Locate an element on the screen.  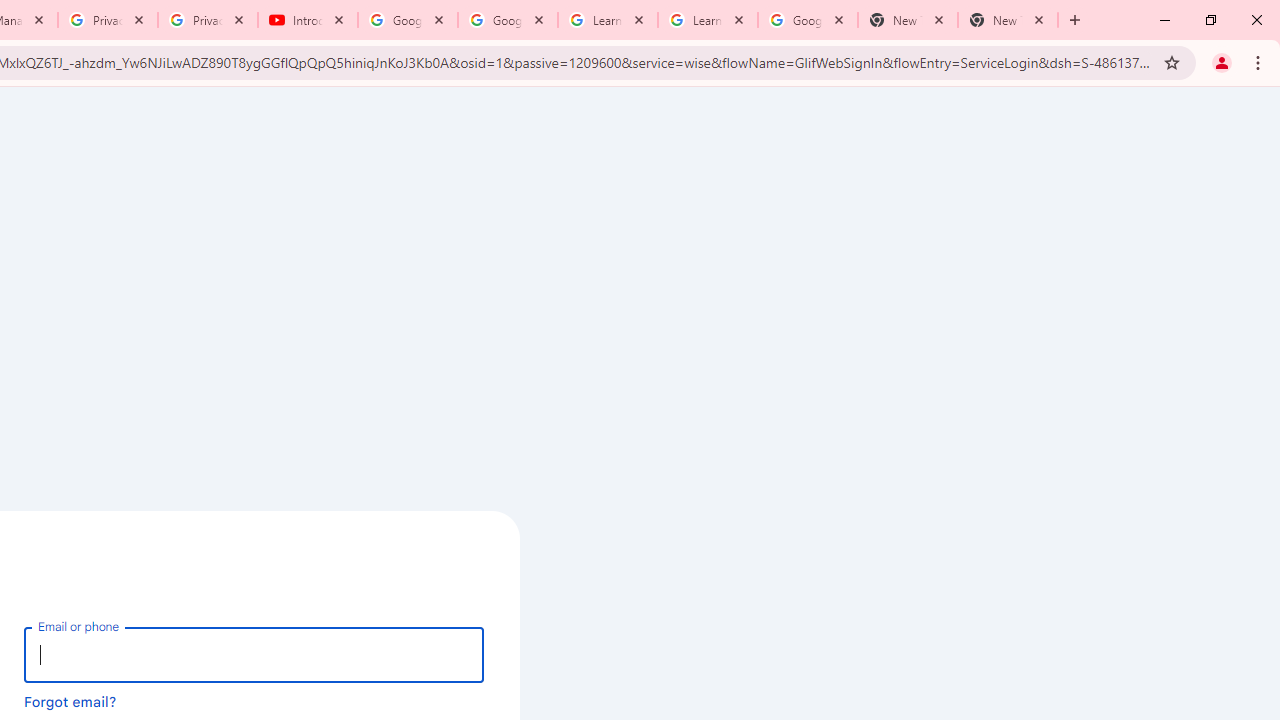
'New Tab' is located at coordinates (1008, 20).